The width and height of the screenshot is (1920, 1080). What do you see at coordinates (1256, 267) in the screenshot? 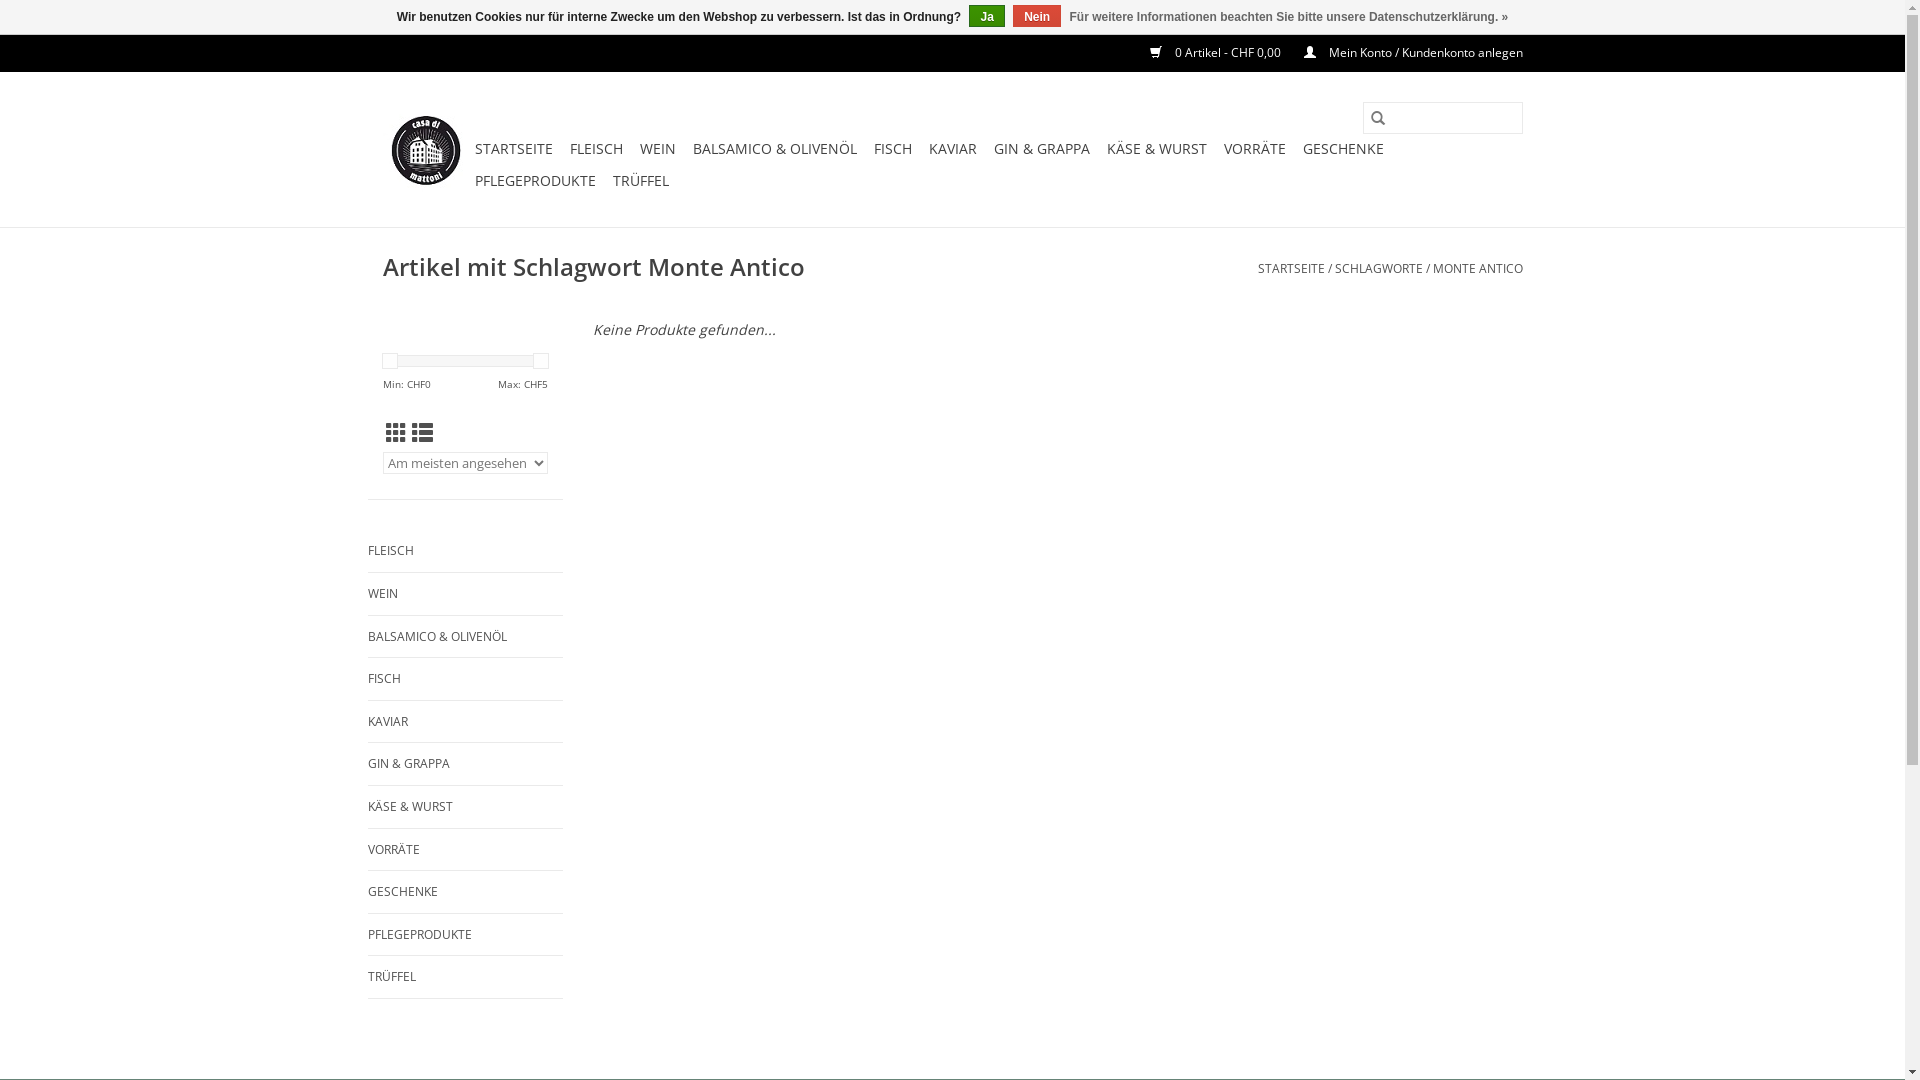
I see `'STARTSEITE'` at bounding box center [1256, 267].